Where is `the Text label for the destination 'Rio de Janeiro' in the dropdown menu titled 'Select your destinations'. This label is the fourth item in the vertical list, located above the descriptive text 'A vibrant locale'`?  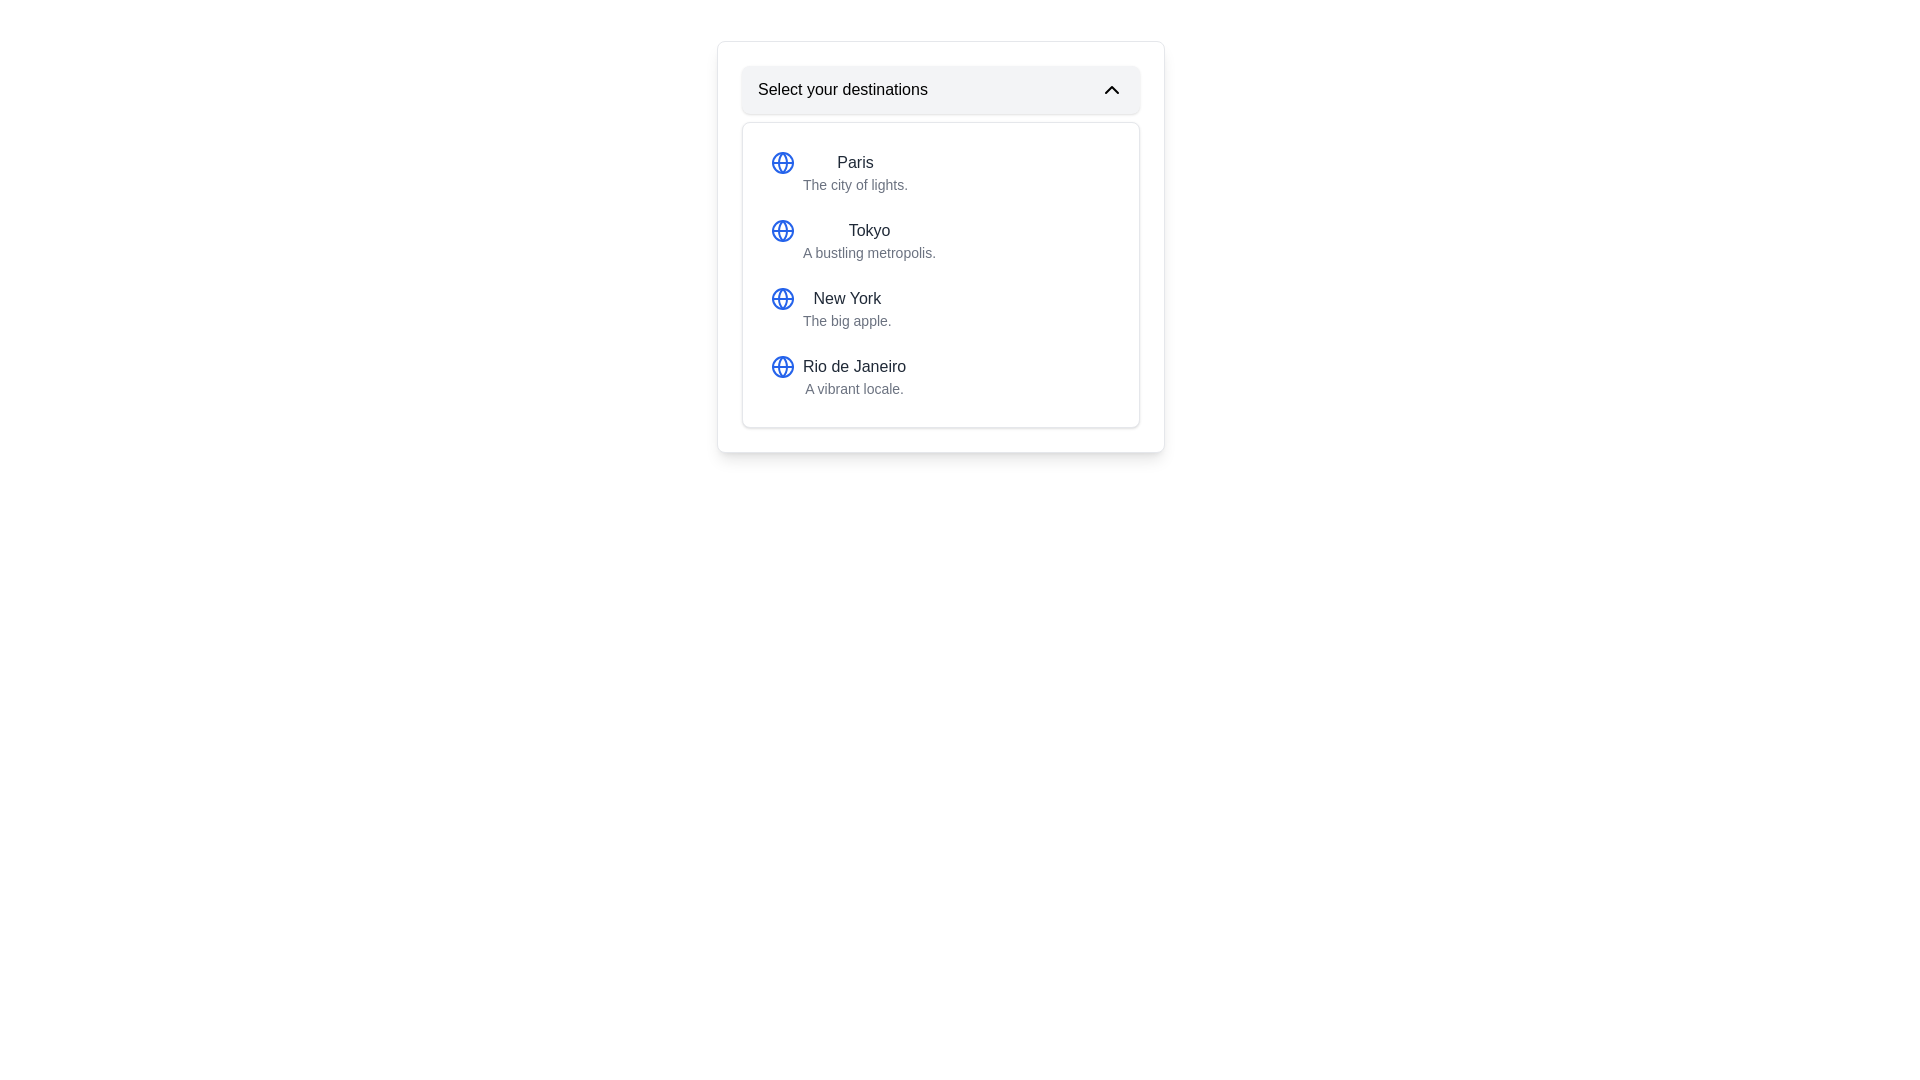
the Text label for the destination 'Rio de Janeiro' in the dropdown menu titled 'Select your destinations'. This label is the fourth item in the vertical list, located above the descriptive text 'A vibrant locale' is located at coordinates (854, 366).